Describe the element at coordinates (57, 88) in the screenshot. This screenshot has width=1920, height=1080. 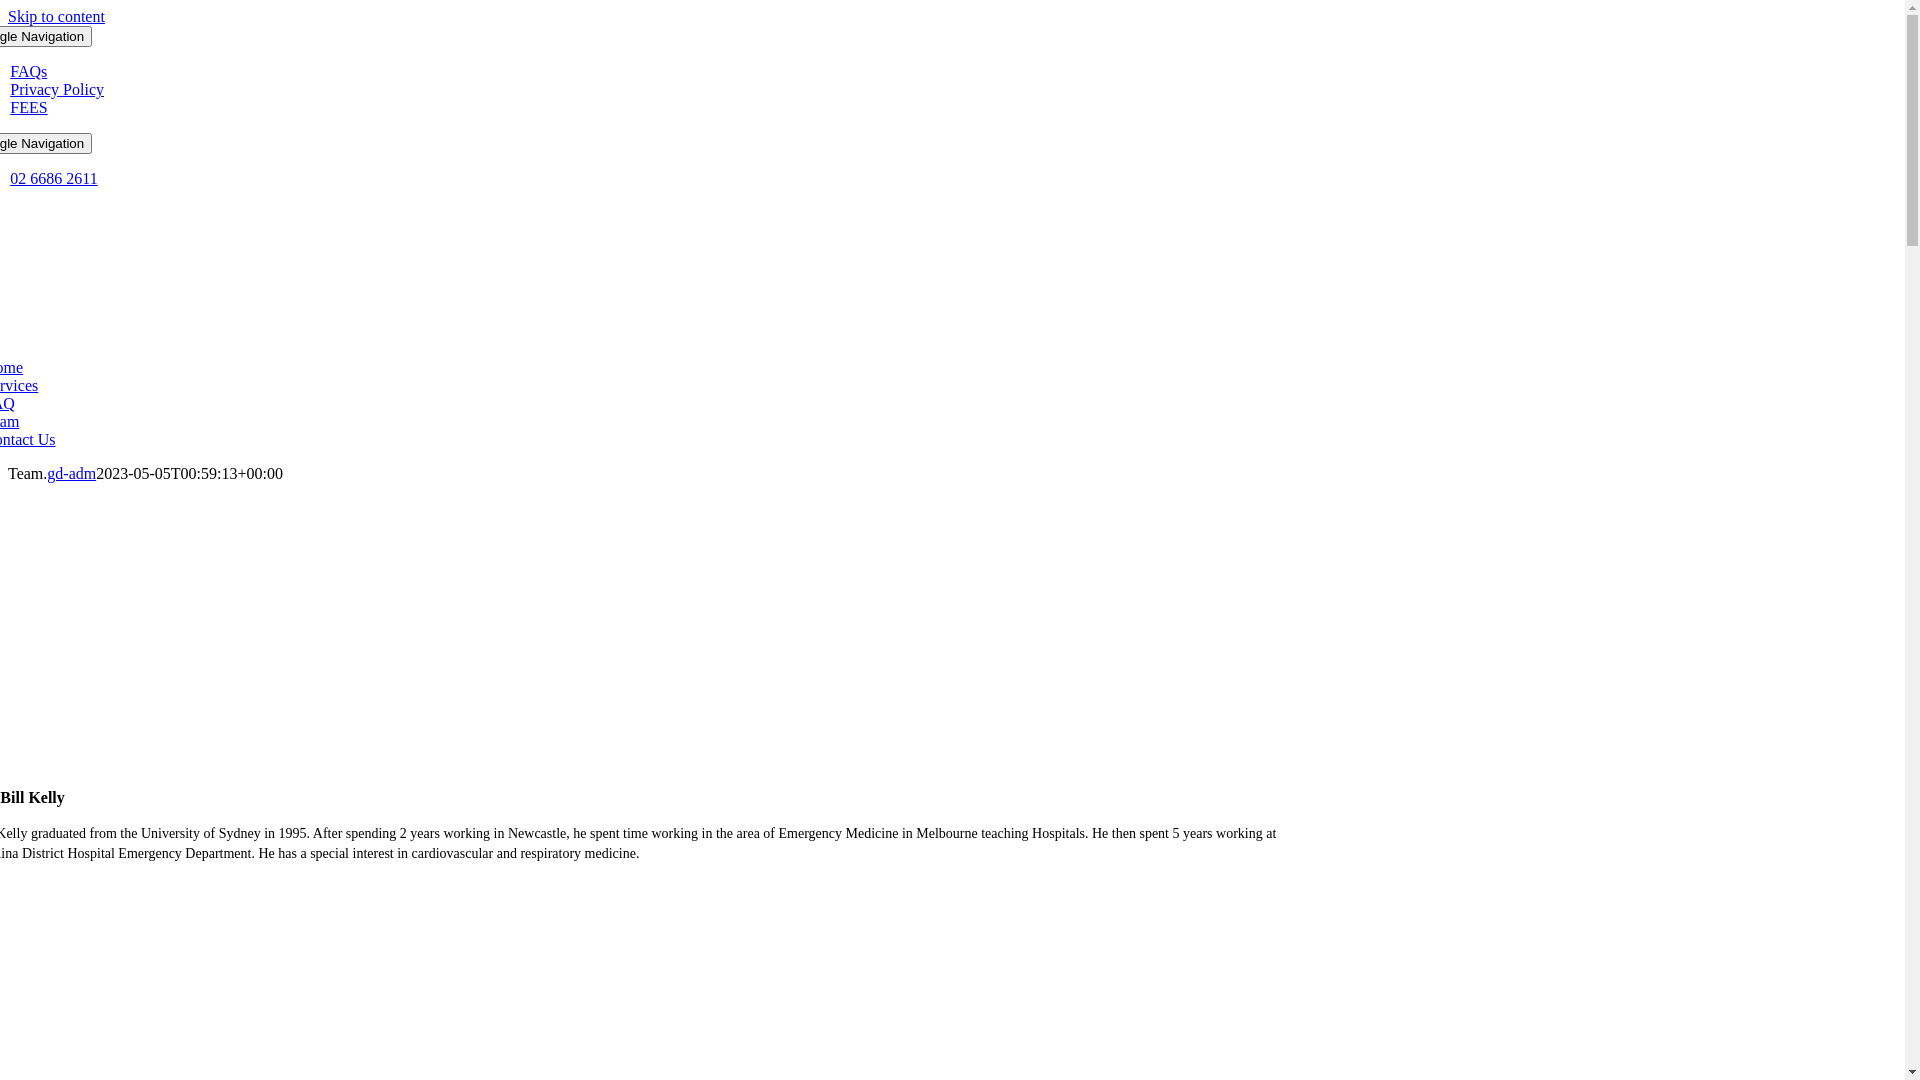
I see `'Privacy Policy'` at that location.